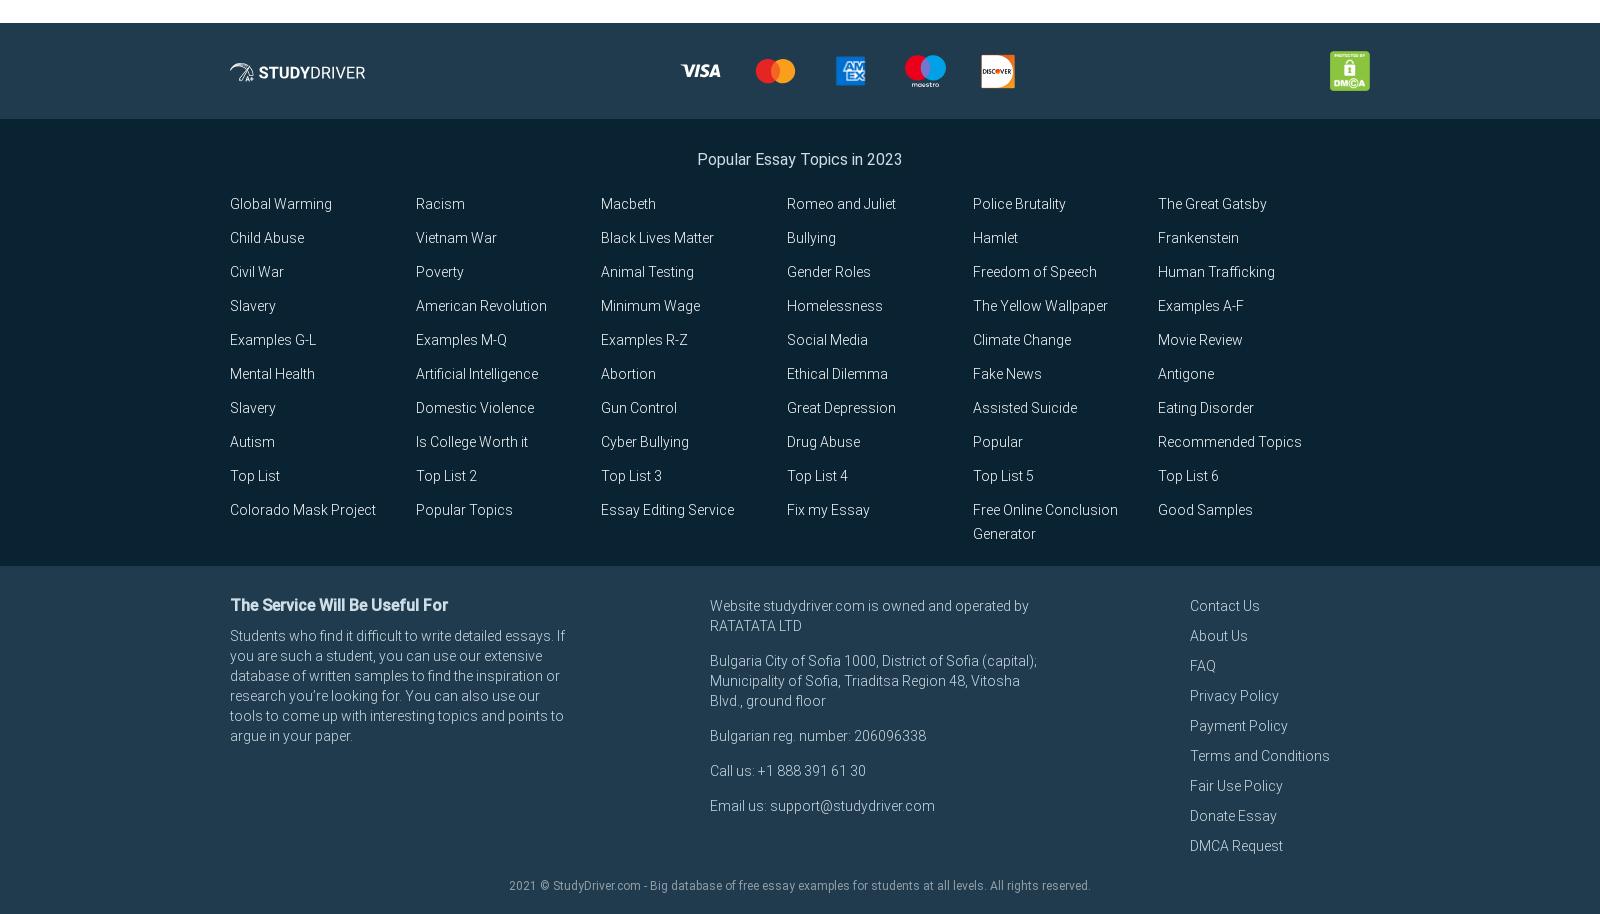 The image size is (1600, 914). Describe the element at coordinates (1024, 408) in the screenshot. I see `'Assisted Suicide'` at that location.